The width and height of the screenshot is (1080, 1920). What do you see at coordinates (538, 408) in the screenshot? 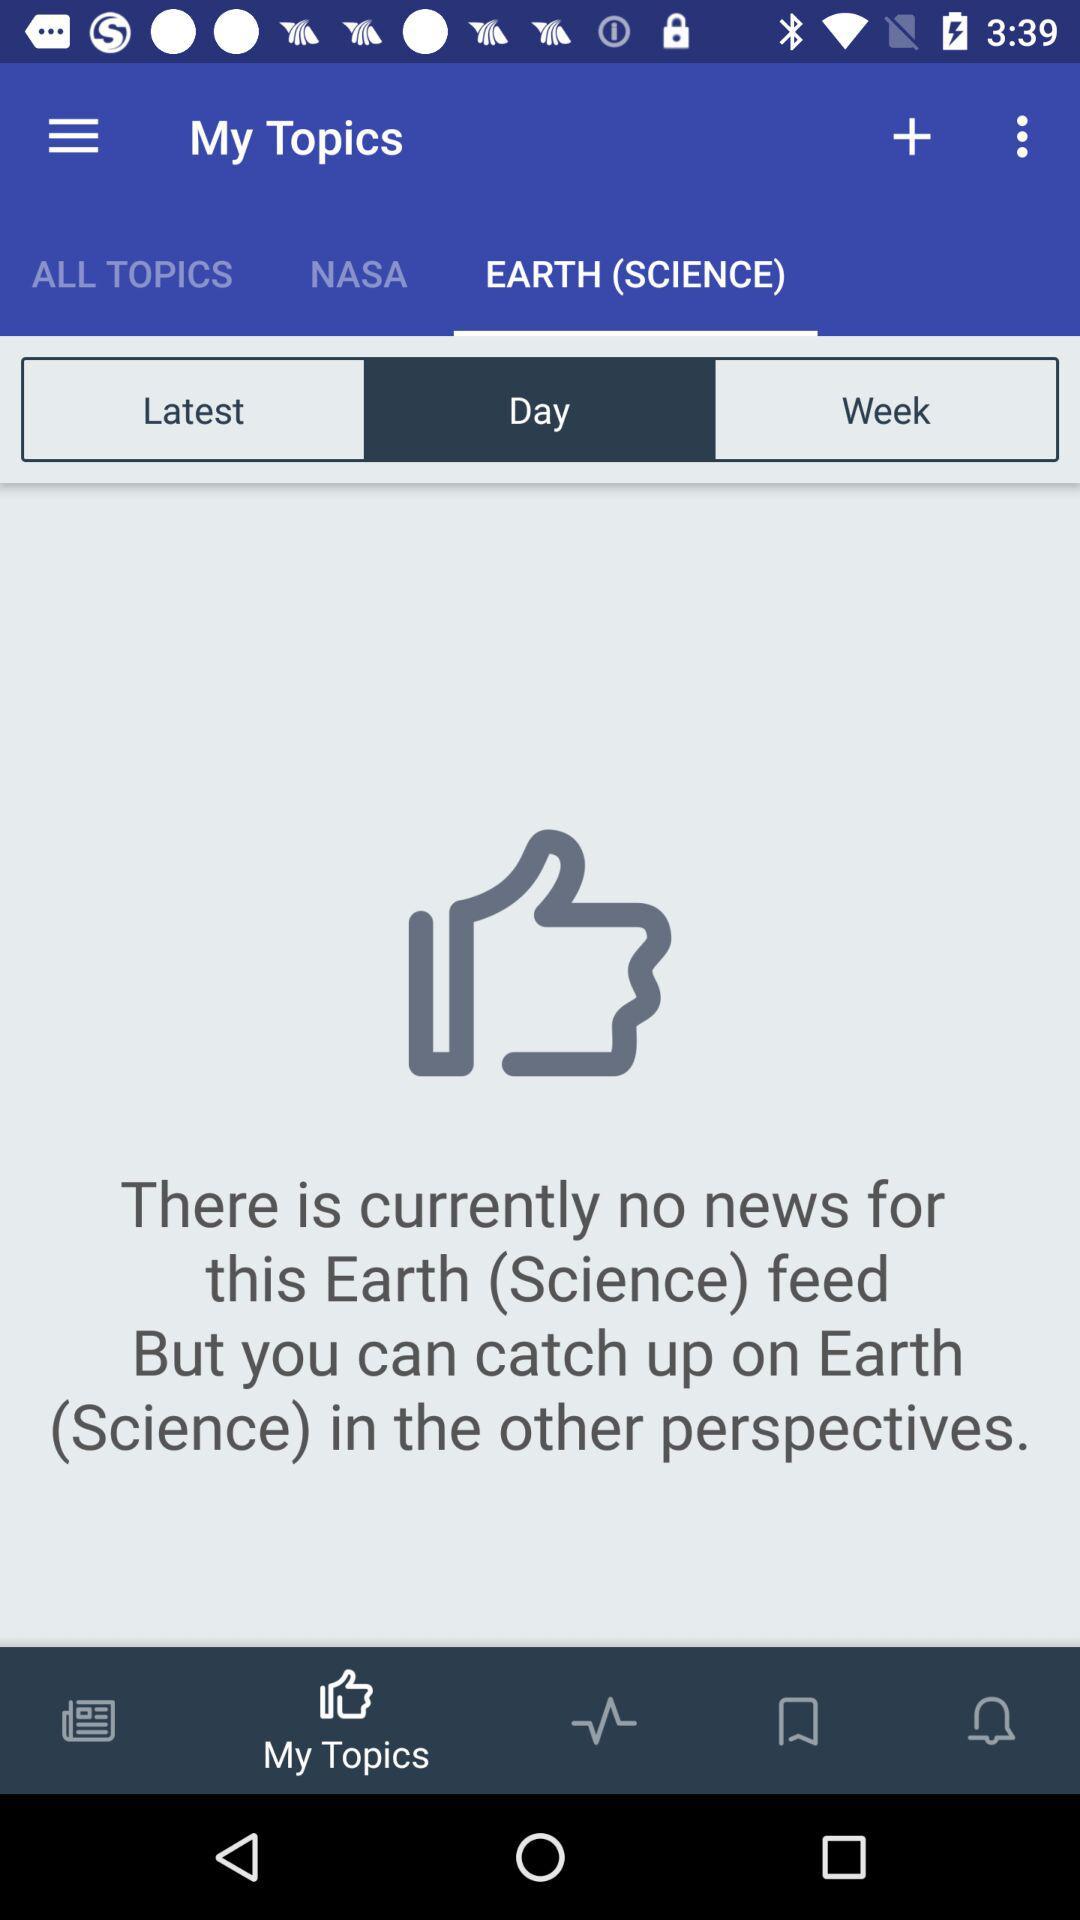
I see `day item` at bounding box center [538, 408].